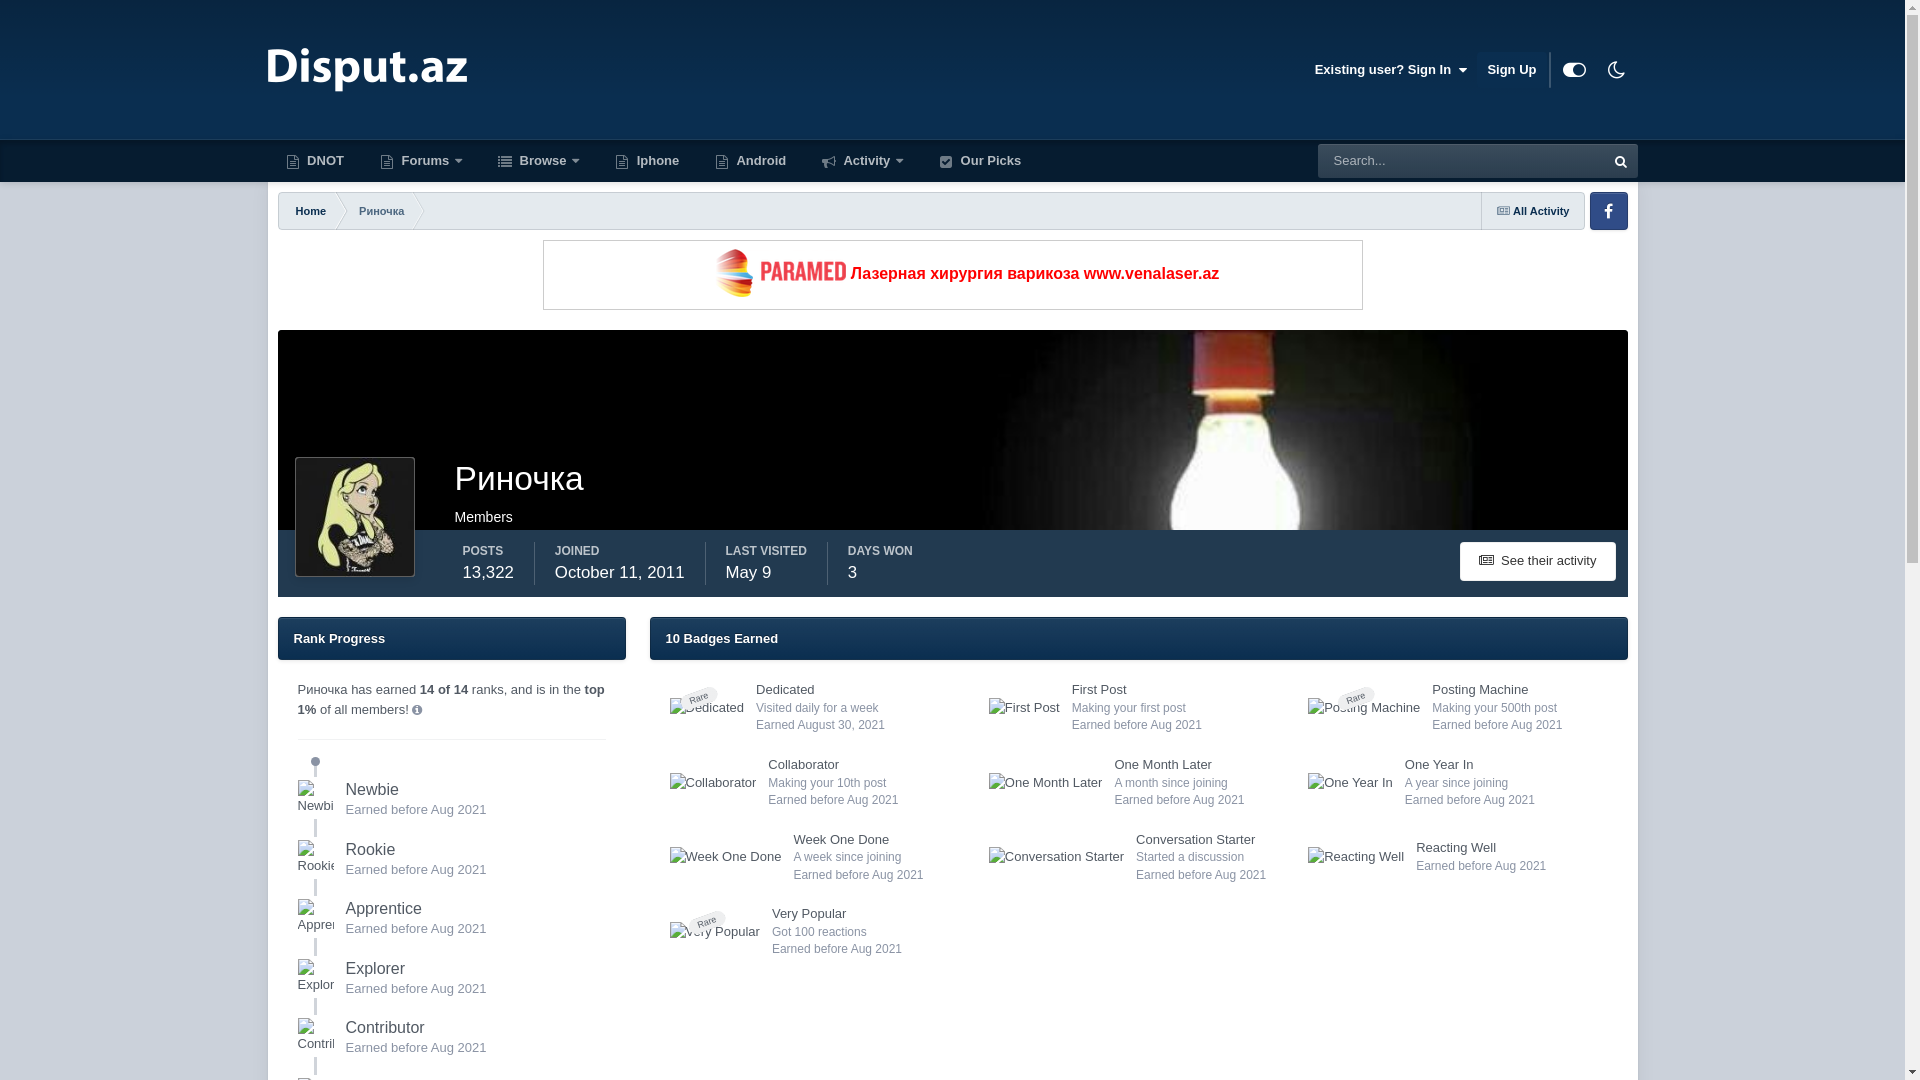 This screenshot has height=1080, width=1920. What do you see at coordinates (420, 160) in the screenshot?
I see `'Forums'` at bounding box center [420, 160].